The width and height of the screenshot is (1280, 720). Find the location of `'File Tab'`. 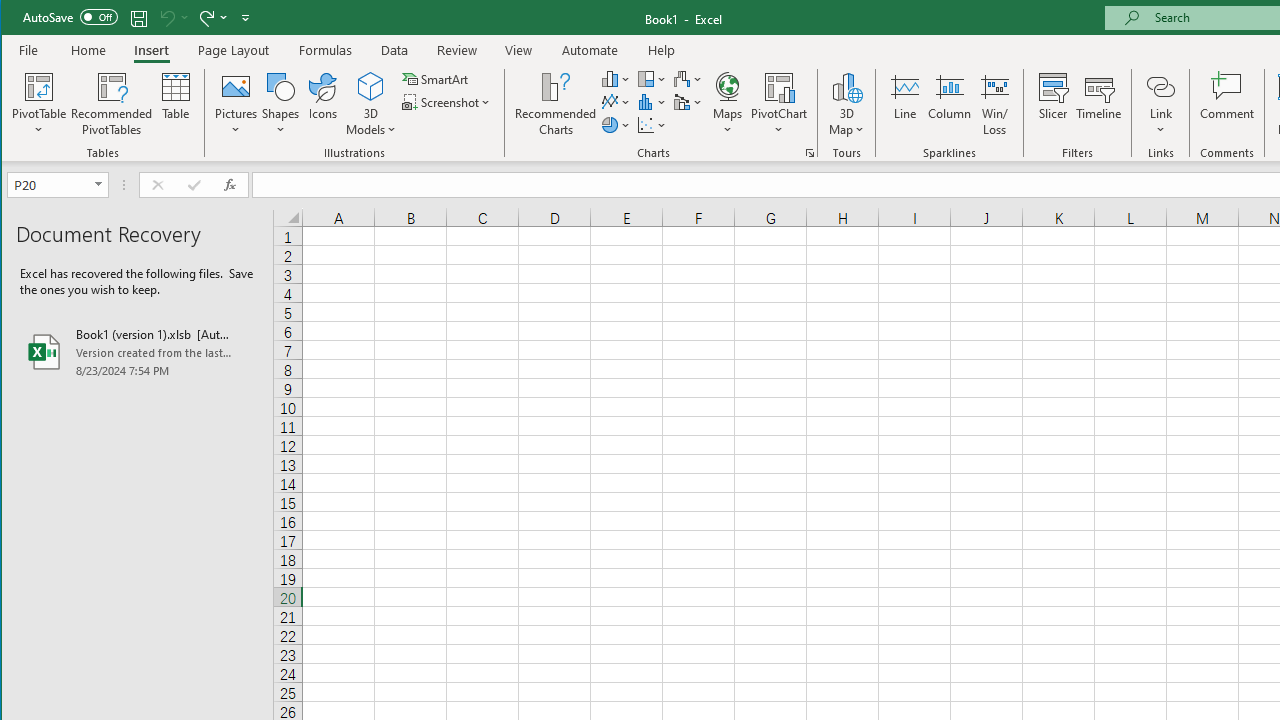

'File Tab' is located at coordinates (29, 49).